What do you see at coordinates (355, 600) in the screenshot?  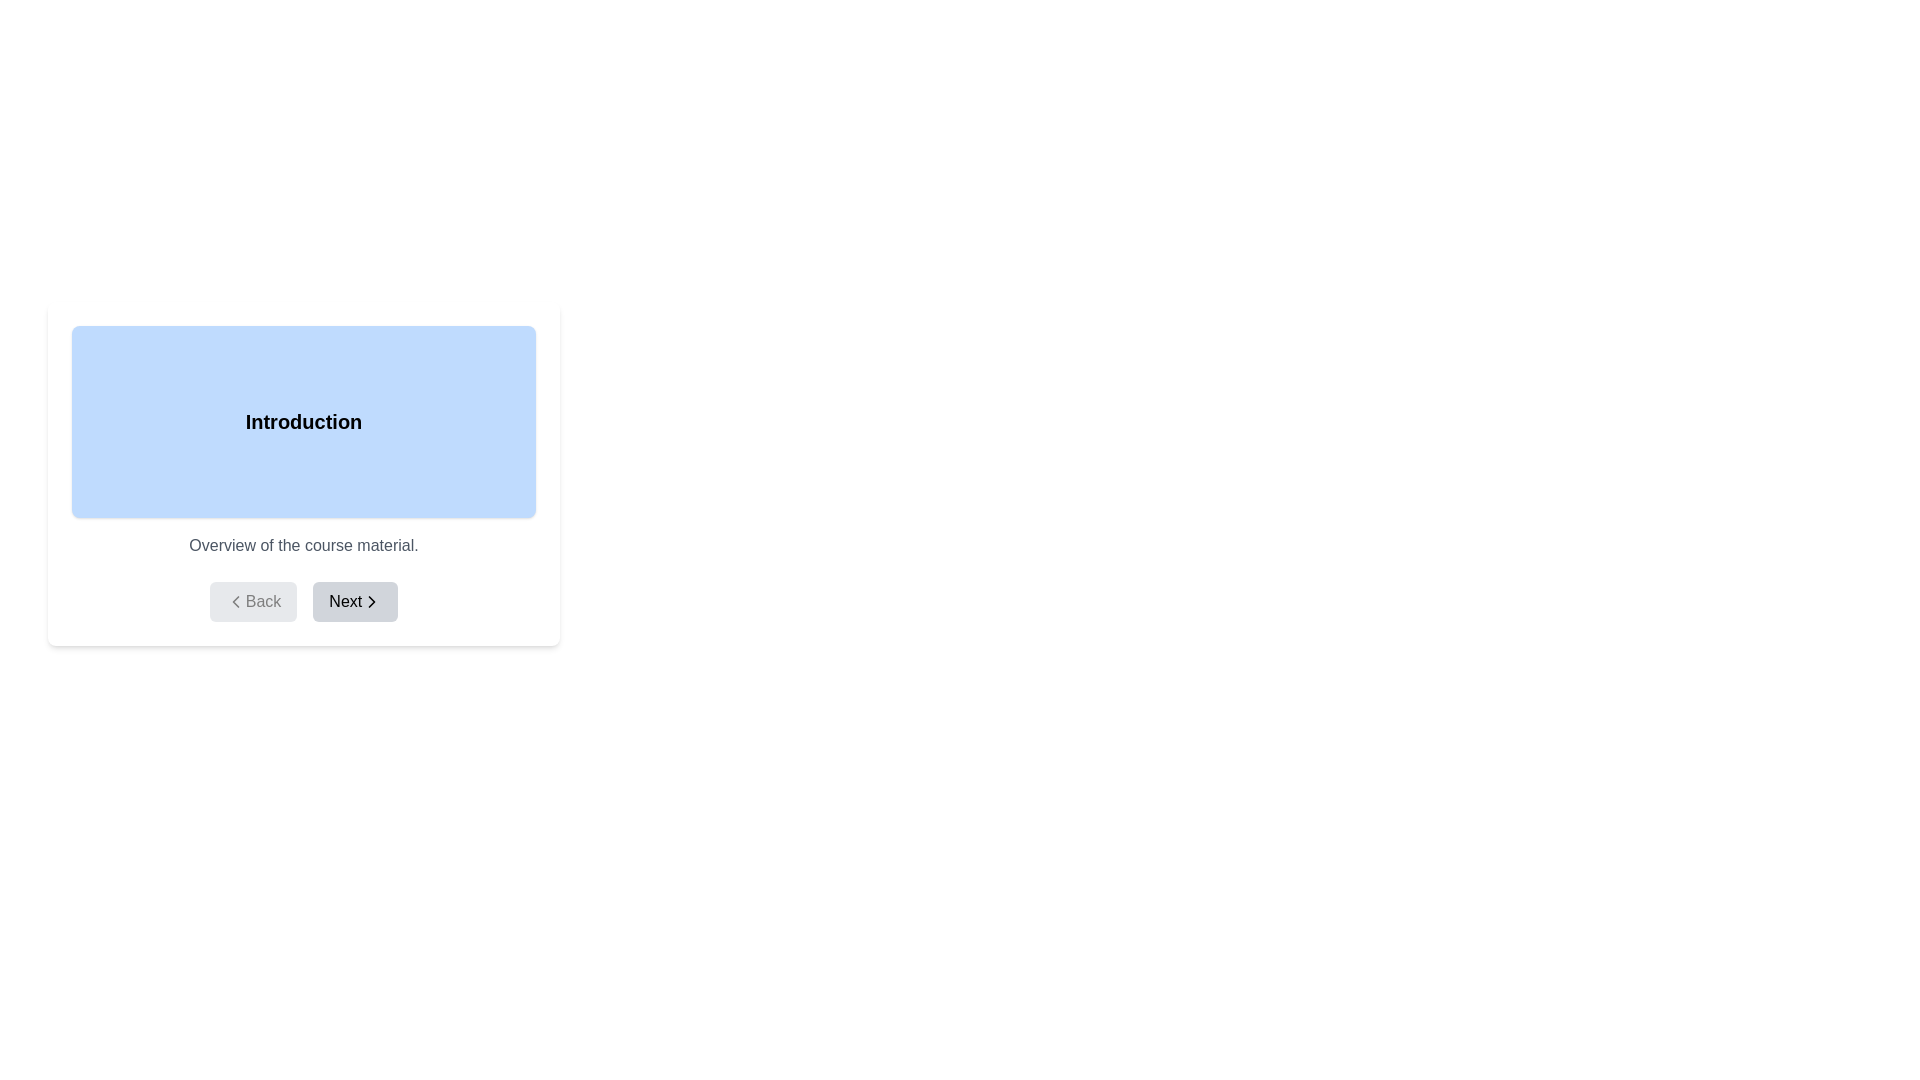 I see `the 'Next' button located at the bottom-right corner of the section to proceed to the next step` at bounding box center [355, 600].